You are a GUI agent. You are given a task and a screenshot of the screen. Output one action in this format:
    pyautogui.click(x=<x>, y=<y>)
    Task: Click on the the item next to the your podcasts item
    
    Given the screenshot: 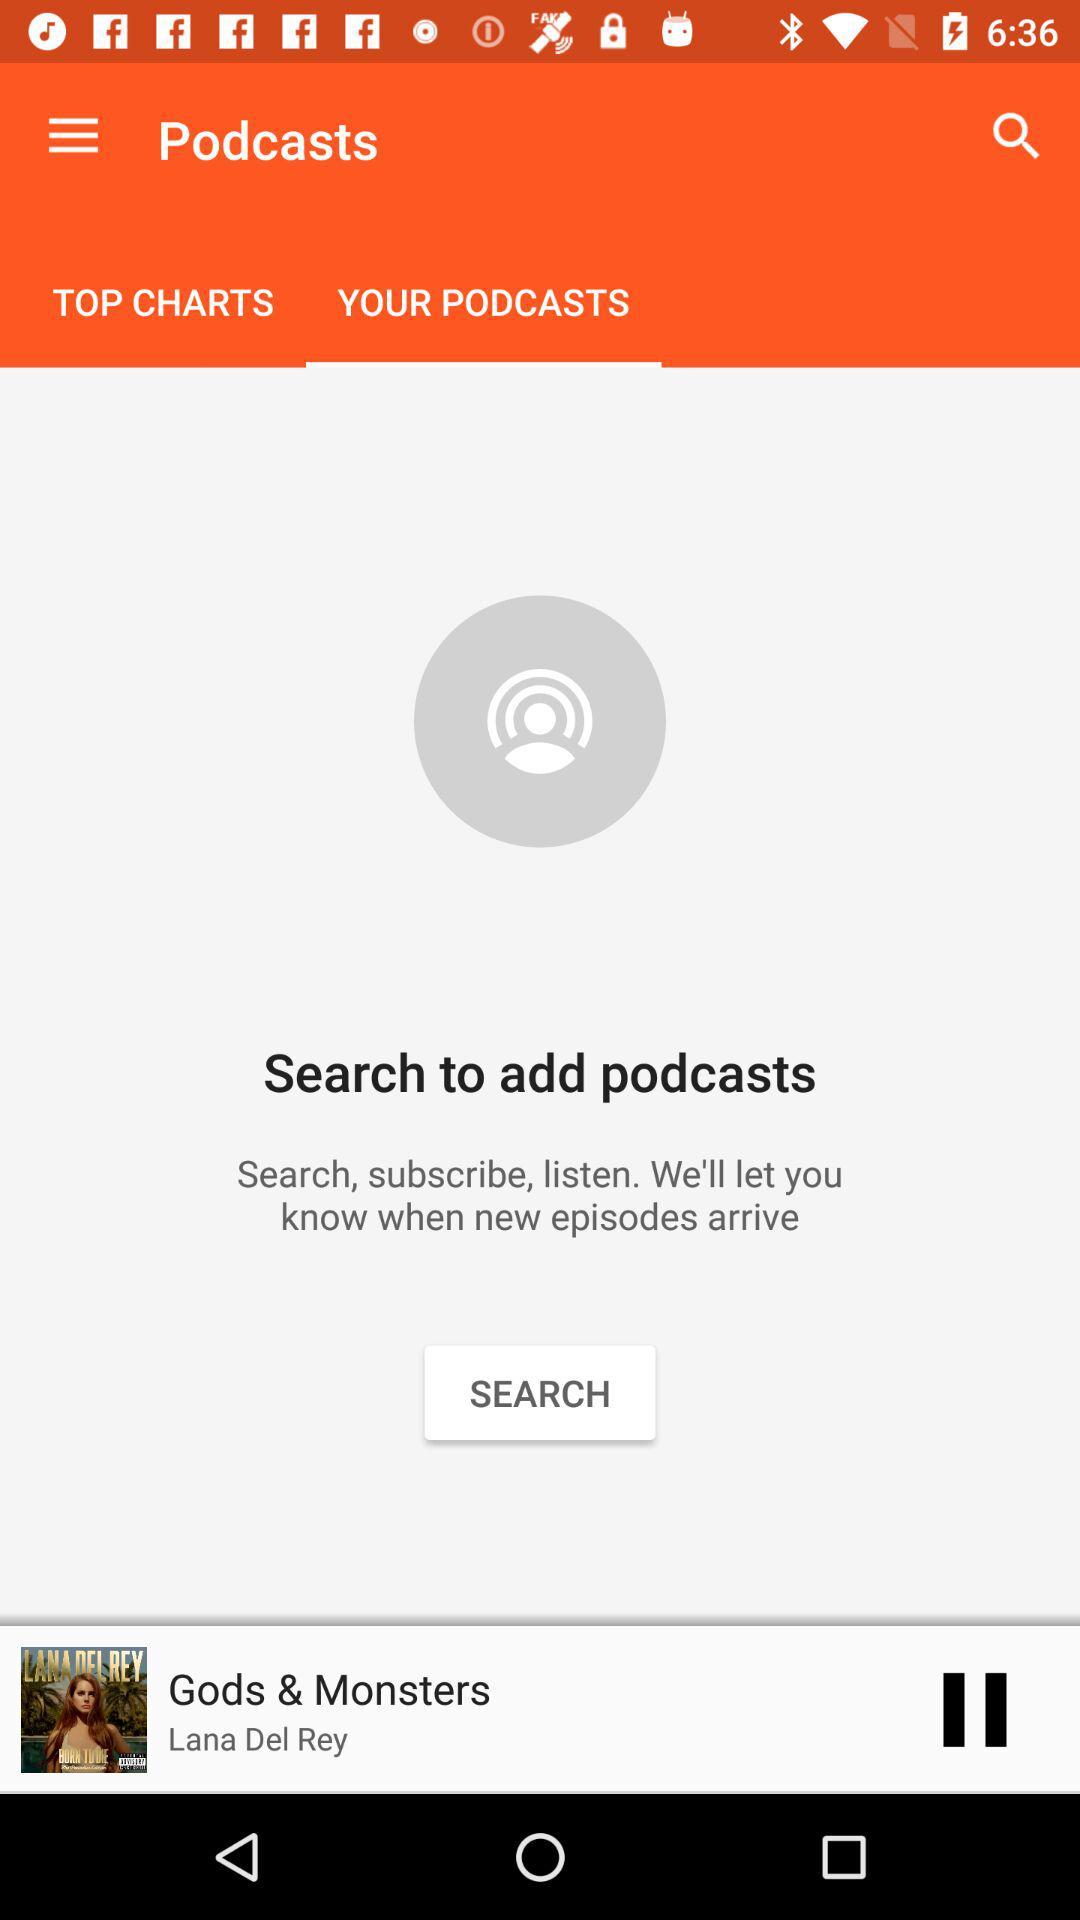 What is the action you would take?
    pyautogui.click(x=162, y=303)
    